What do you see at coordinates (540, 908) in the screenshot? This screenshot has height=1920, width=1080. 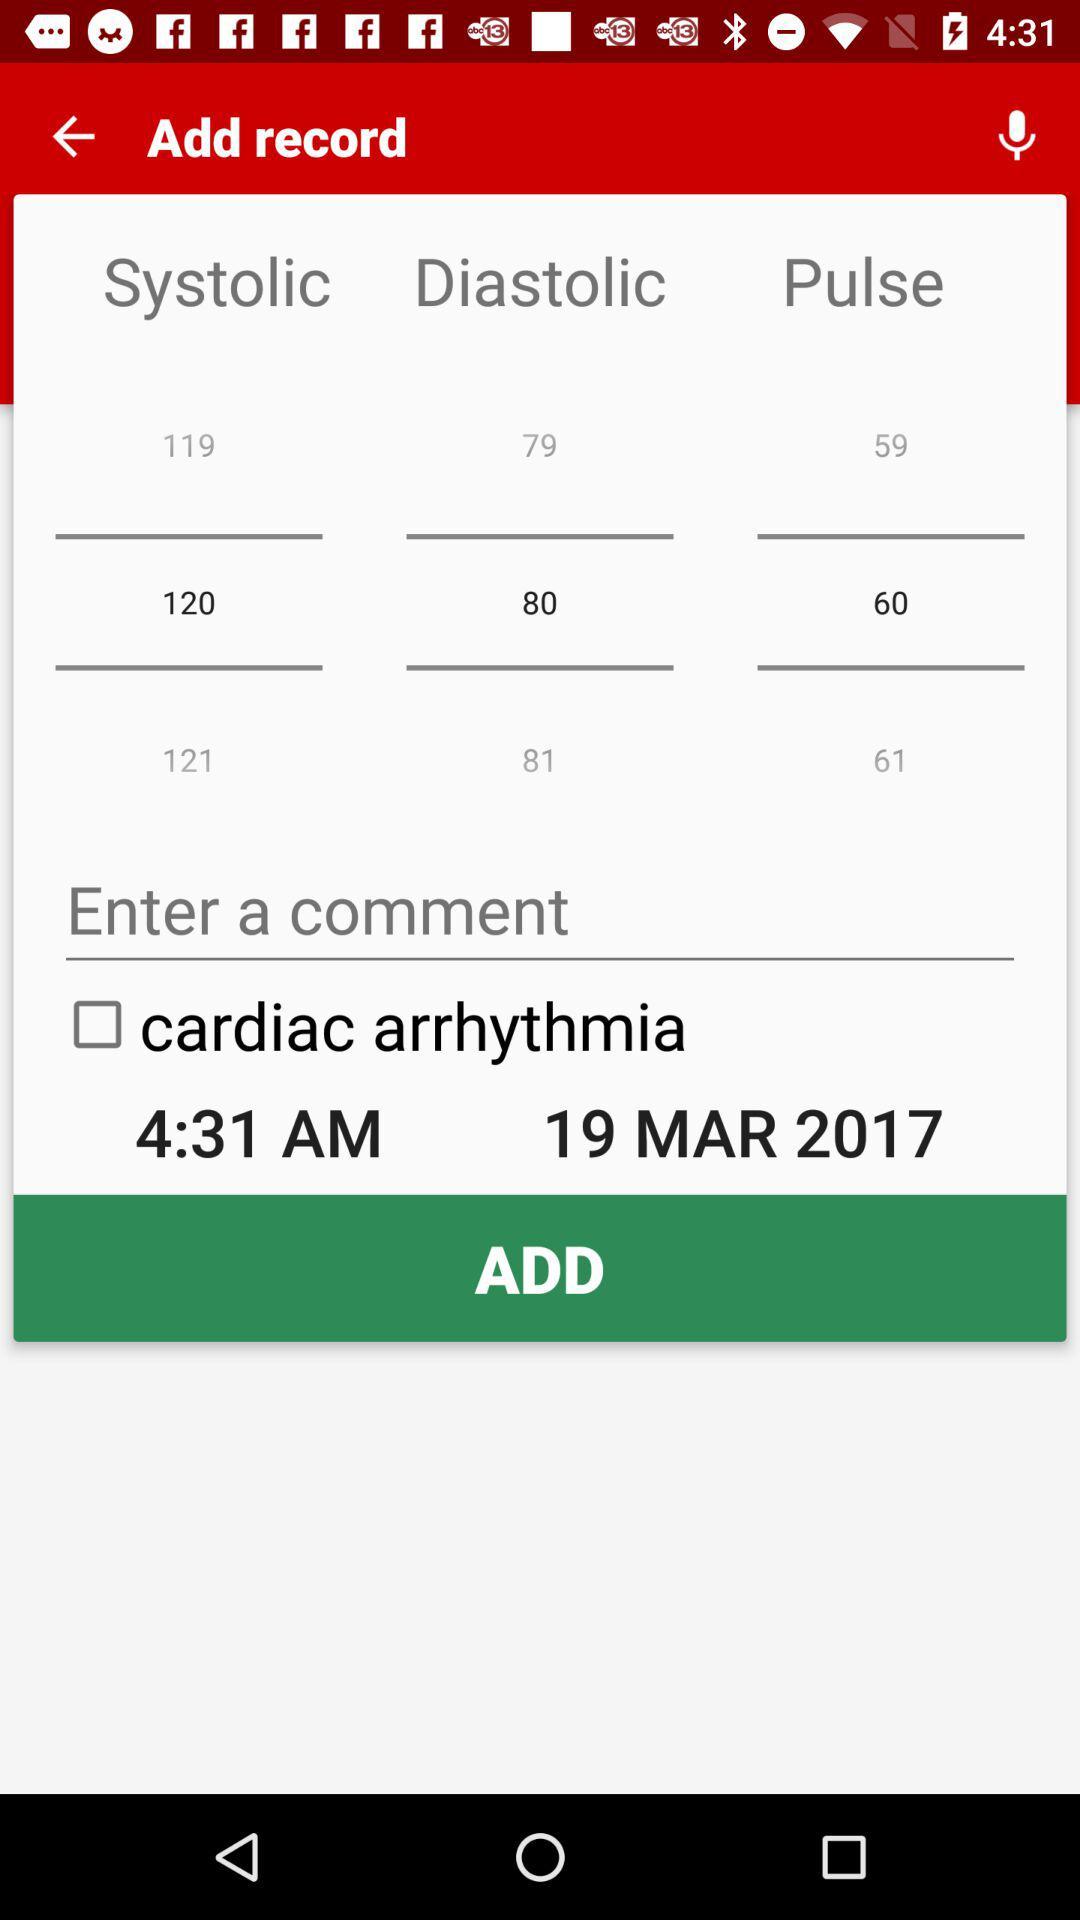 I see `enter a comment option` at bounding box center [540, 908].